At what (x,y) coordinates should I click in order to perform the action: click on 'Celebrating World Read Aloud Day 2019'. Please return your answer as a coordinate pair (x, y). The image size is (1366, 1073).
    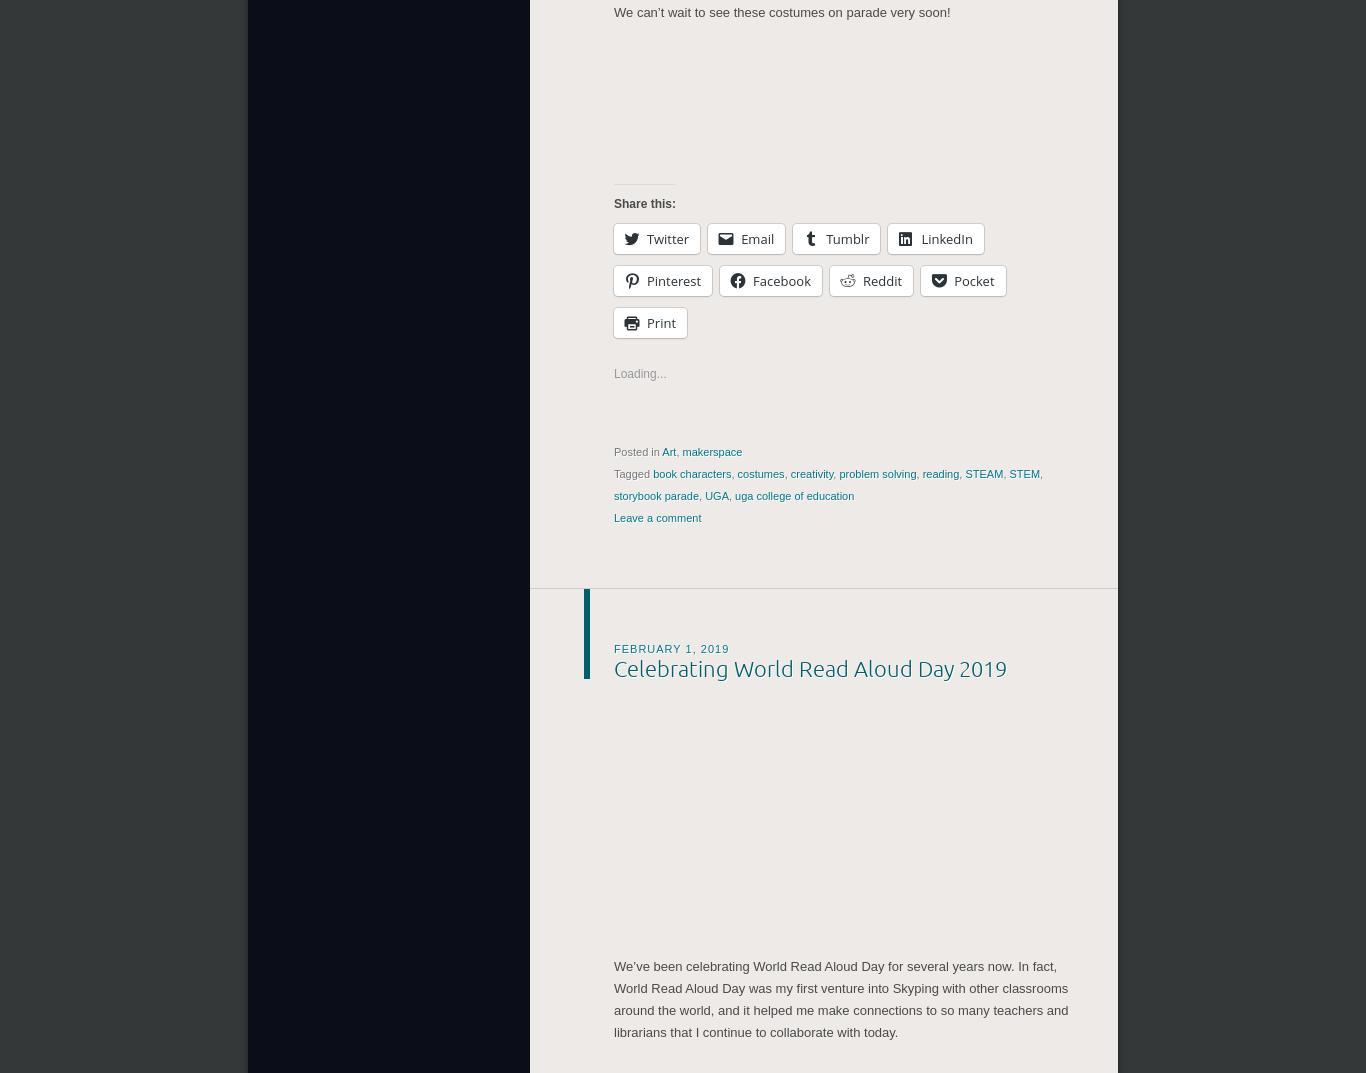
    Looking at the image, I should click on (809, 663).